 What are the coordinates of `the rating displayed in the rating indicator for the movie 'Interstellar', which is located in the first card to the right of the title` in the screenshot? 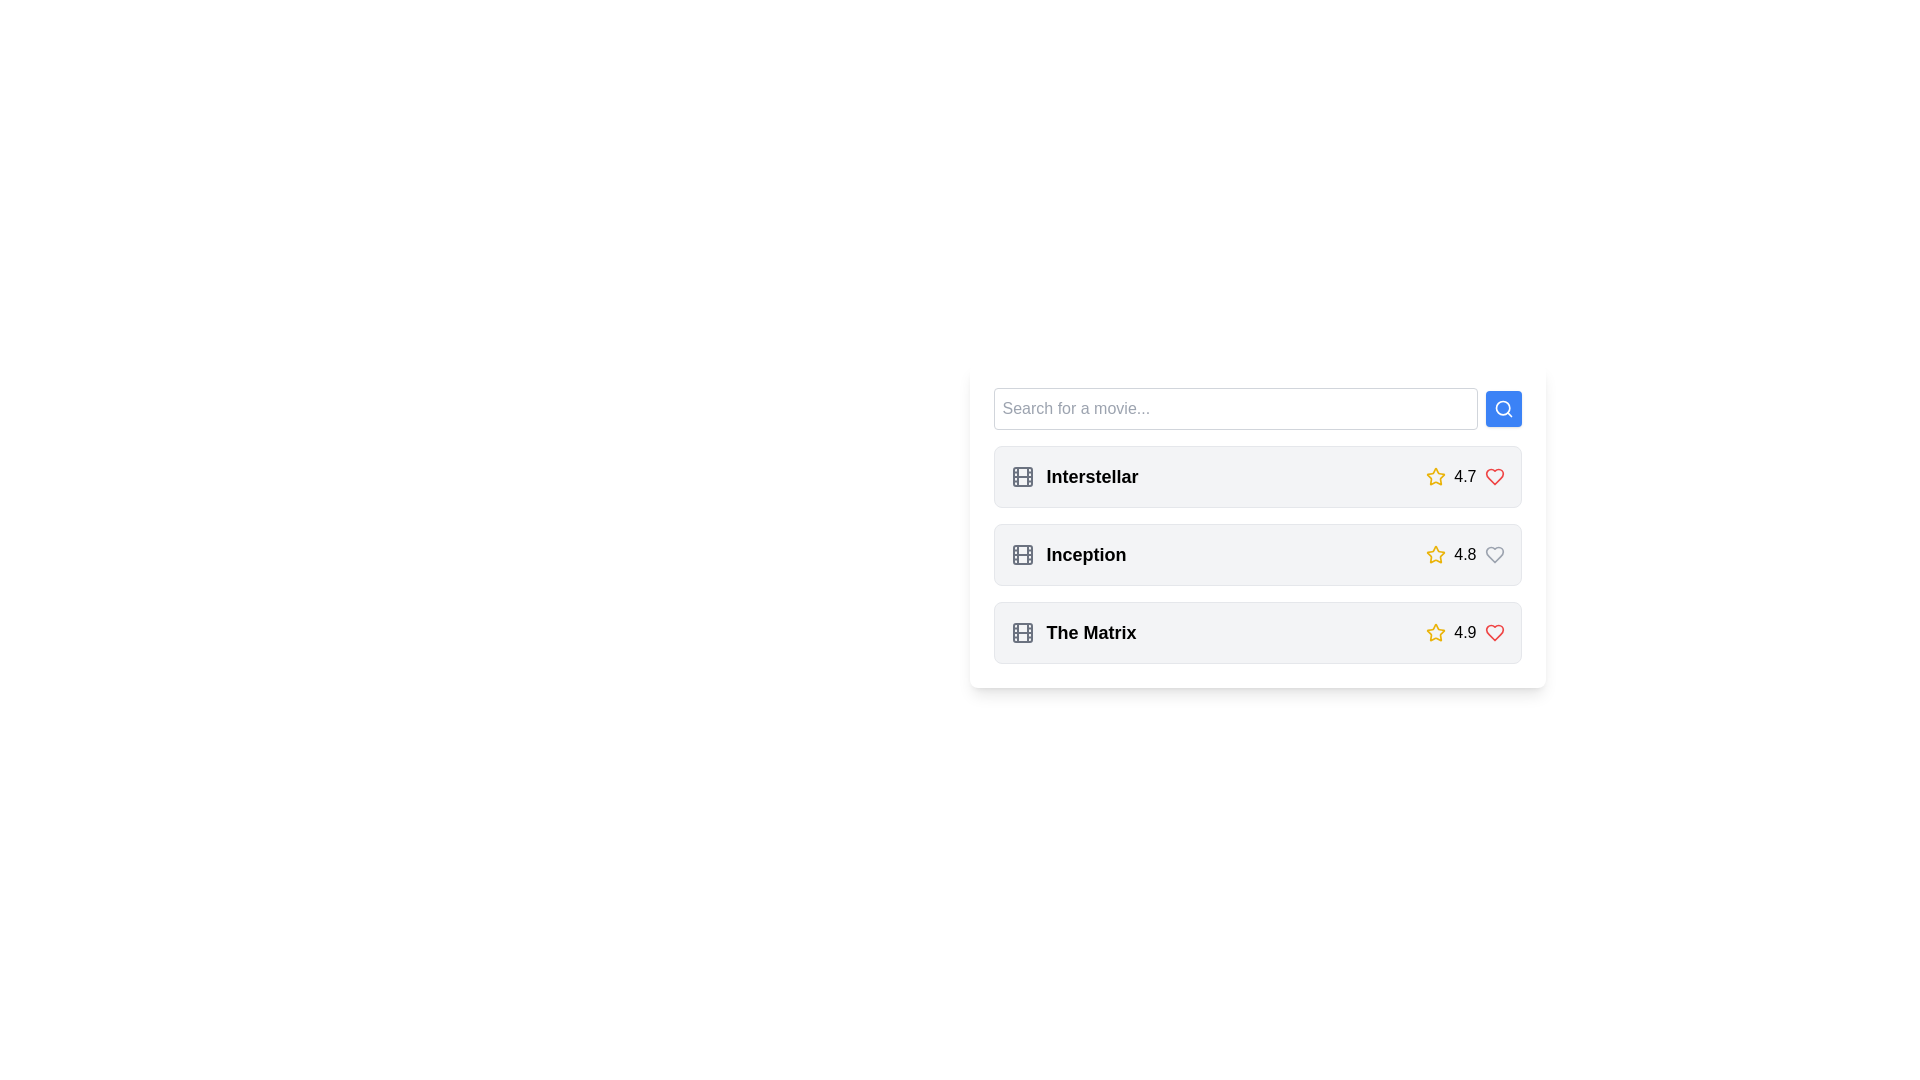 It's located at (1465, 477).